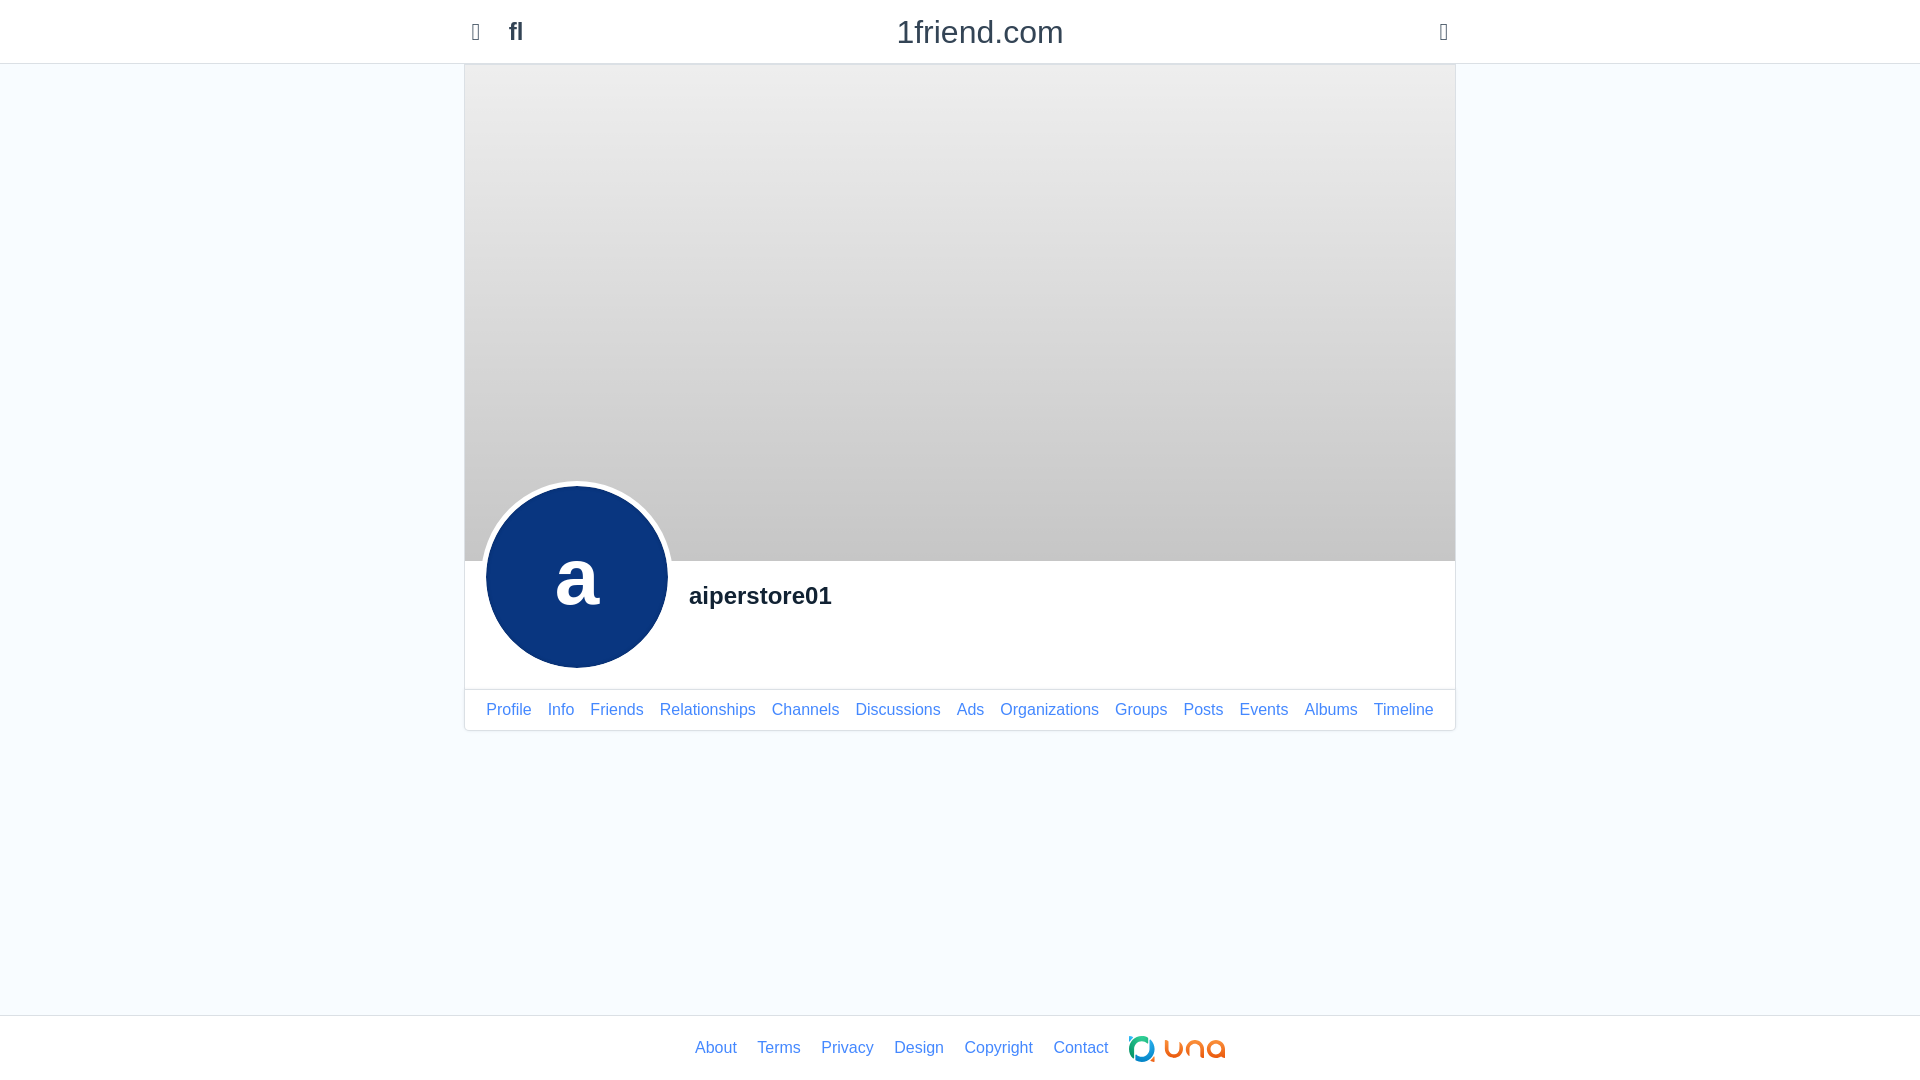  Describe the element at coordinates (1079, 1047) in the screenshot. I see `'Contact'` at that location.